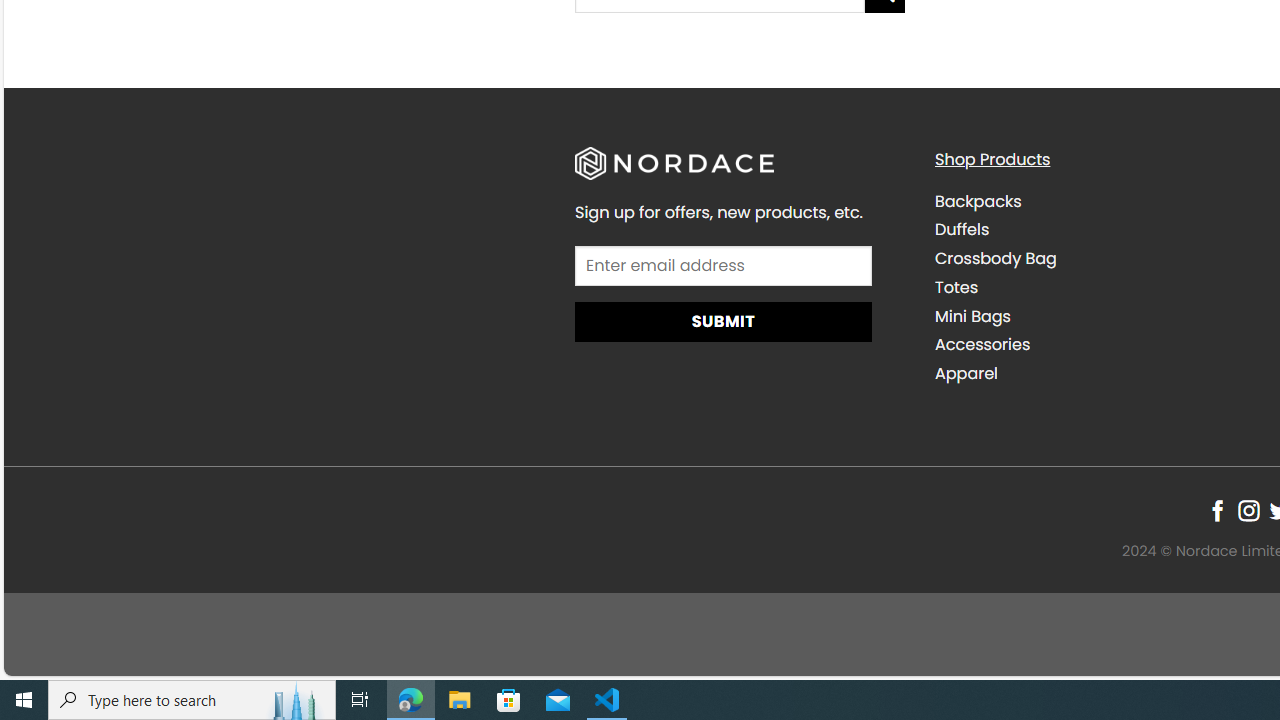  Describe the element at coordinates (722, 264) in the screenshot. I see `'AutomationID: input_4_1'` at that location.